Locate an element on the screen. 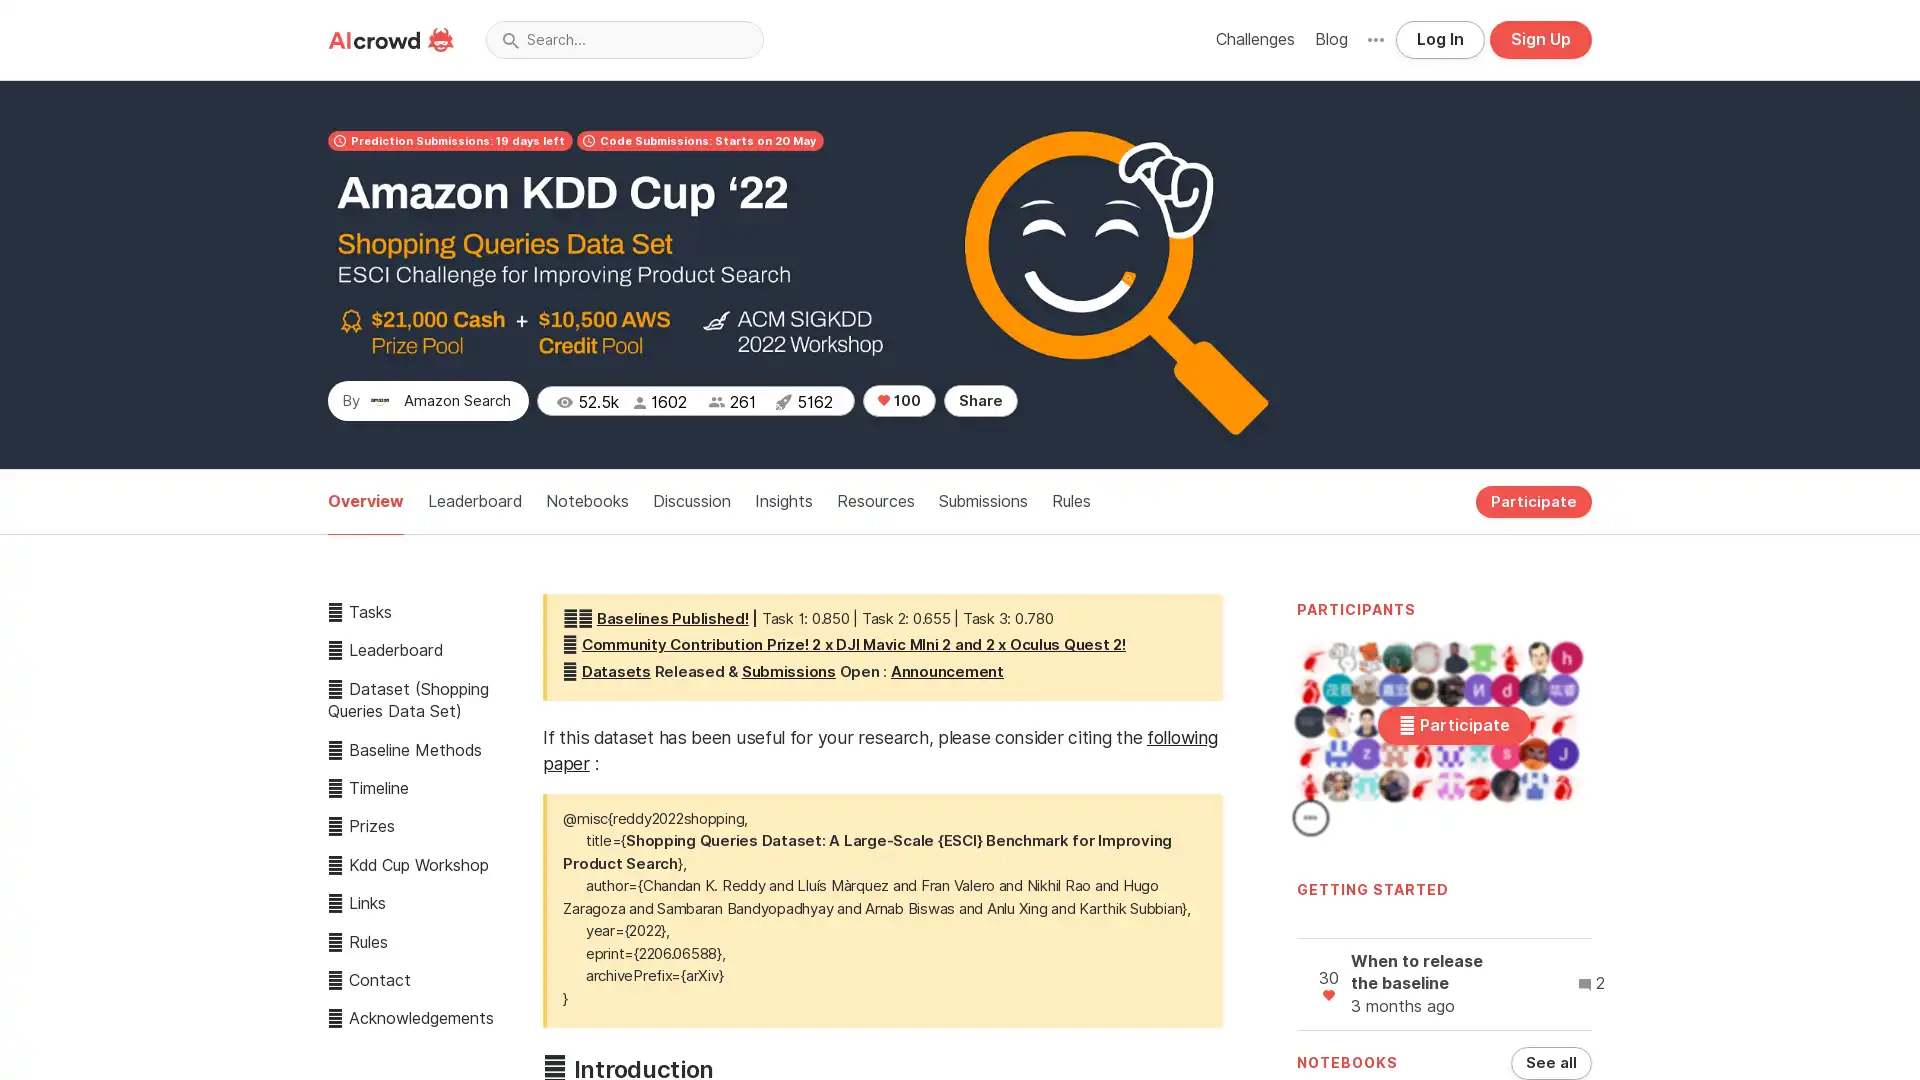 This screenshot has height=1080, width=1920. Sign Up is located at coordinates (1539, 39).